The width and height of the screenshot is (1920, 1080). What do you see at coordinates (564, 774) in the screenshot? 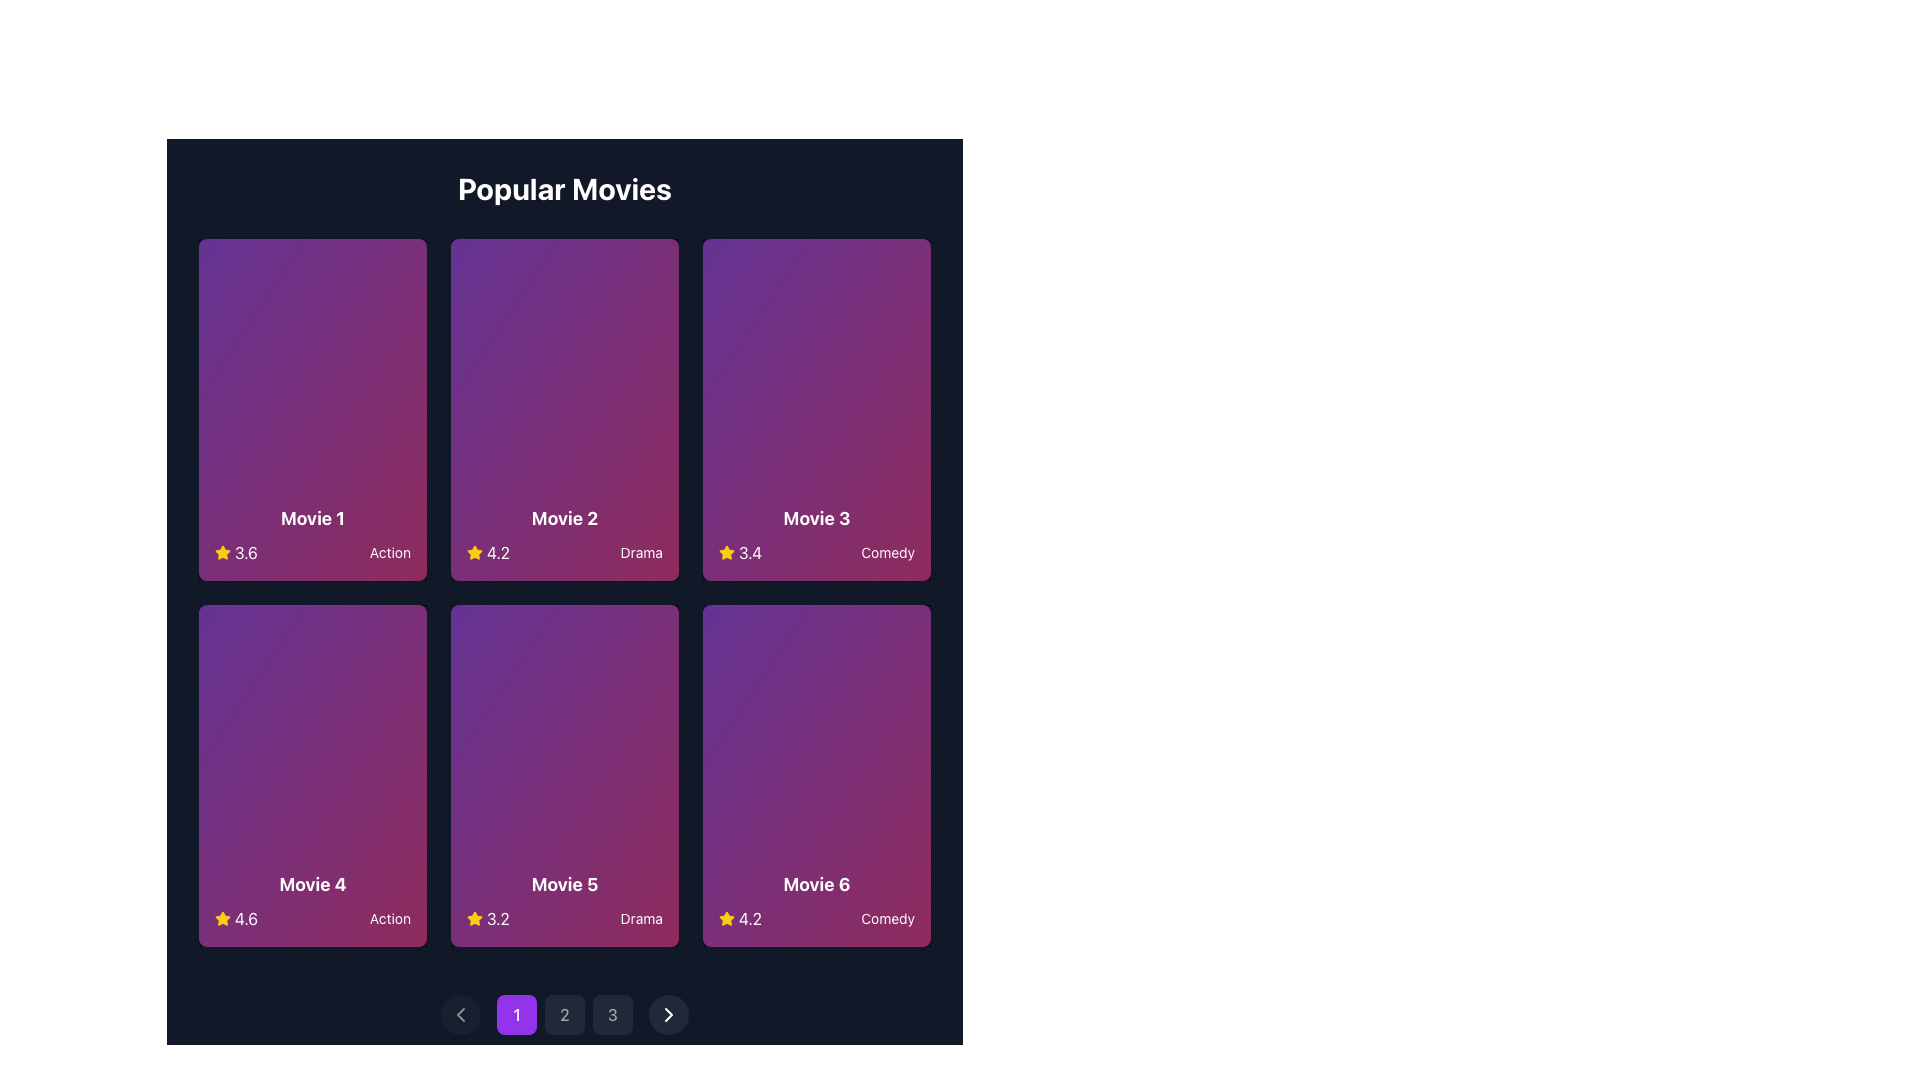
I see `the movie details card located in the middle position of the bottom row of the grid layout` at bounding box center [564, 774].